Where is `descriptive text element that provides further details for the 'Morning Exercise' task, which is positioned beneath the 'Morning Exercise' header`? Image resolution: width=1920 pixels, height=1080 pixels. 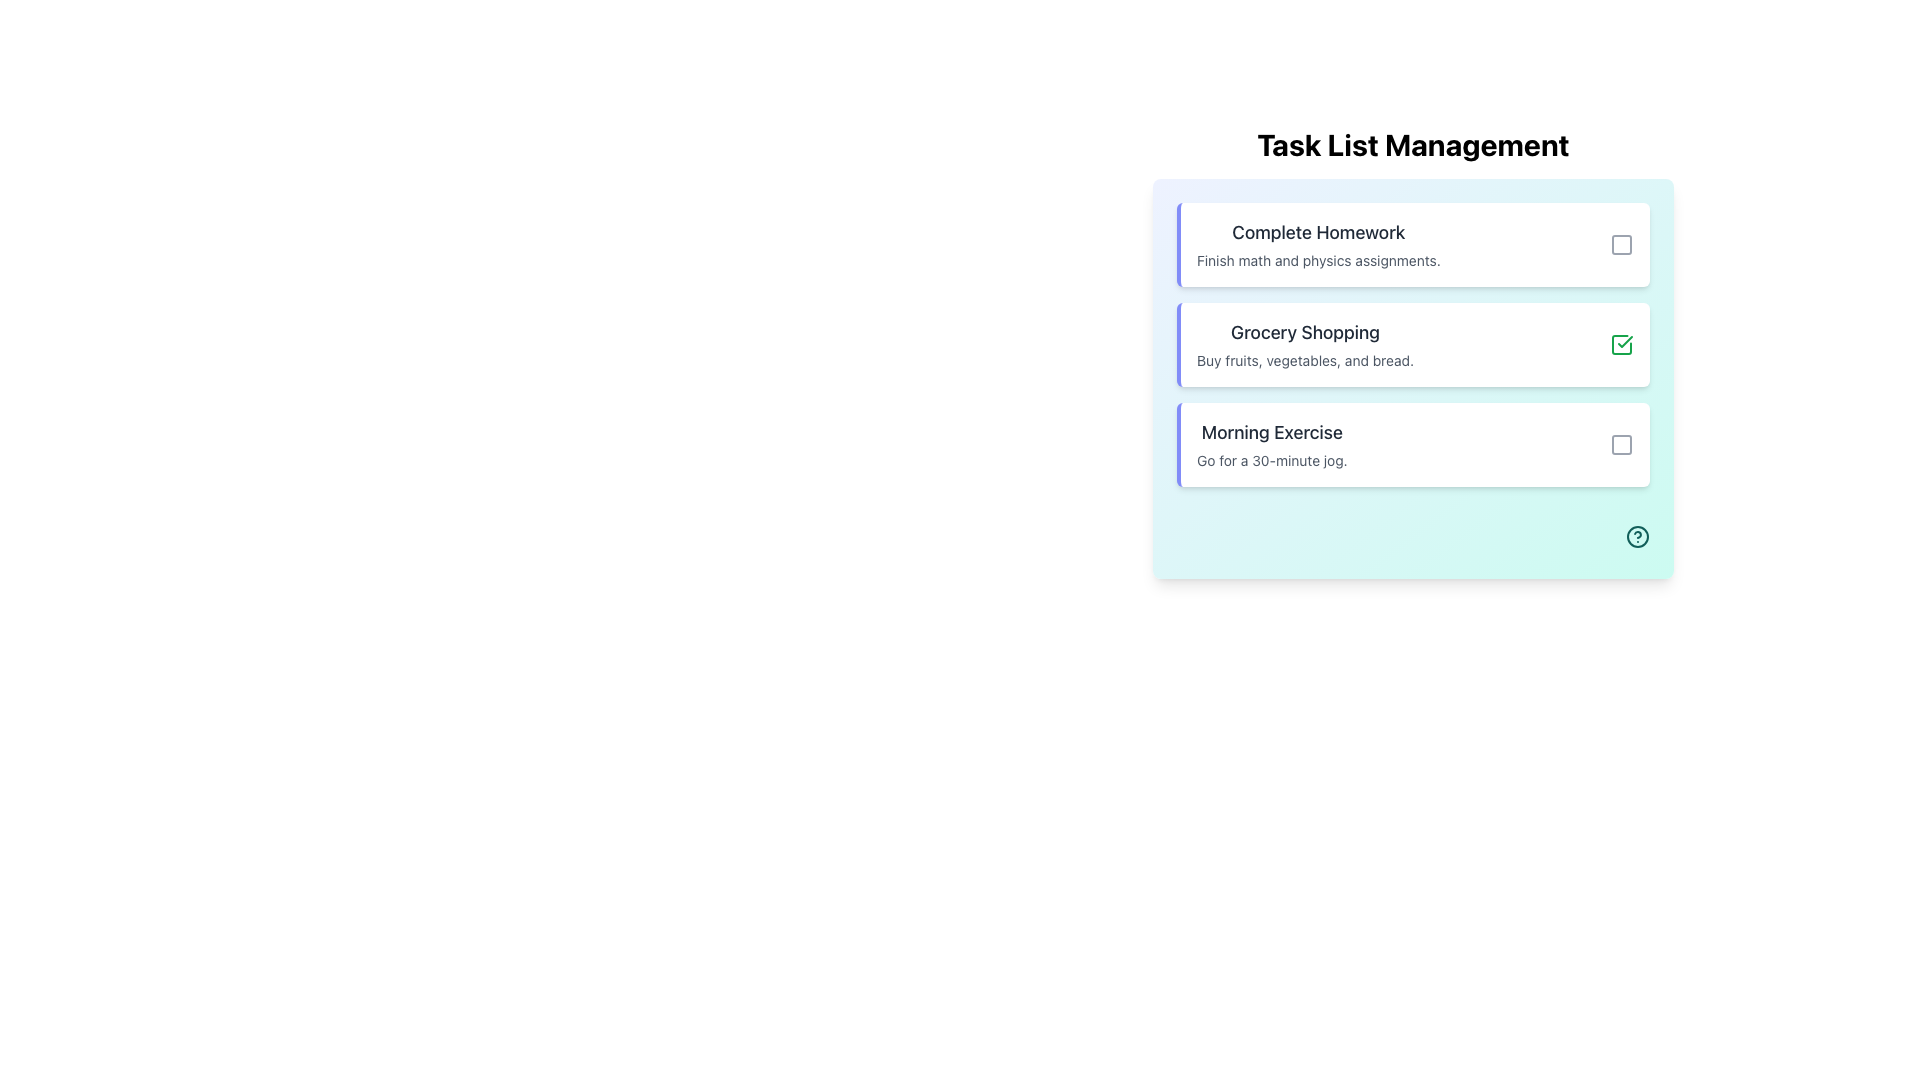 descriptive text element that provides further details for the 'Morning Exercise' task, which is positioned beneath the 'Morning Exercise' header is located at coordinates (1271, 461).